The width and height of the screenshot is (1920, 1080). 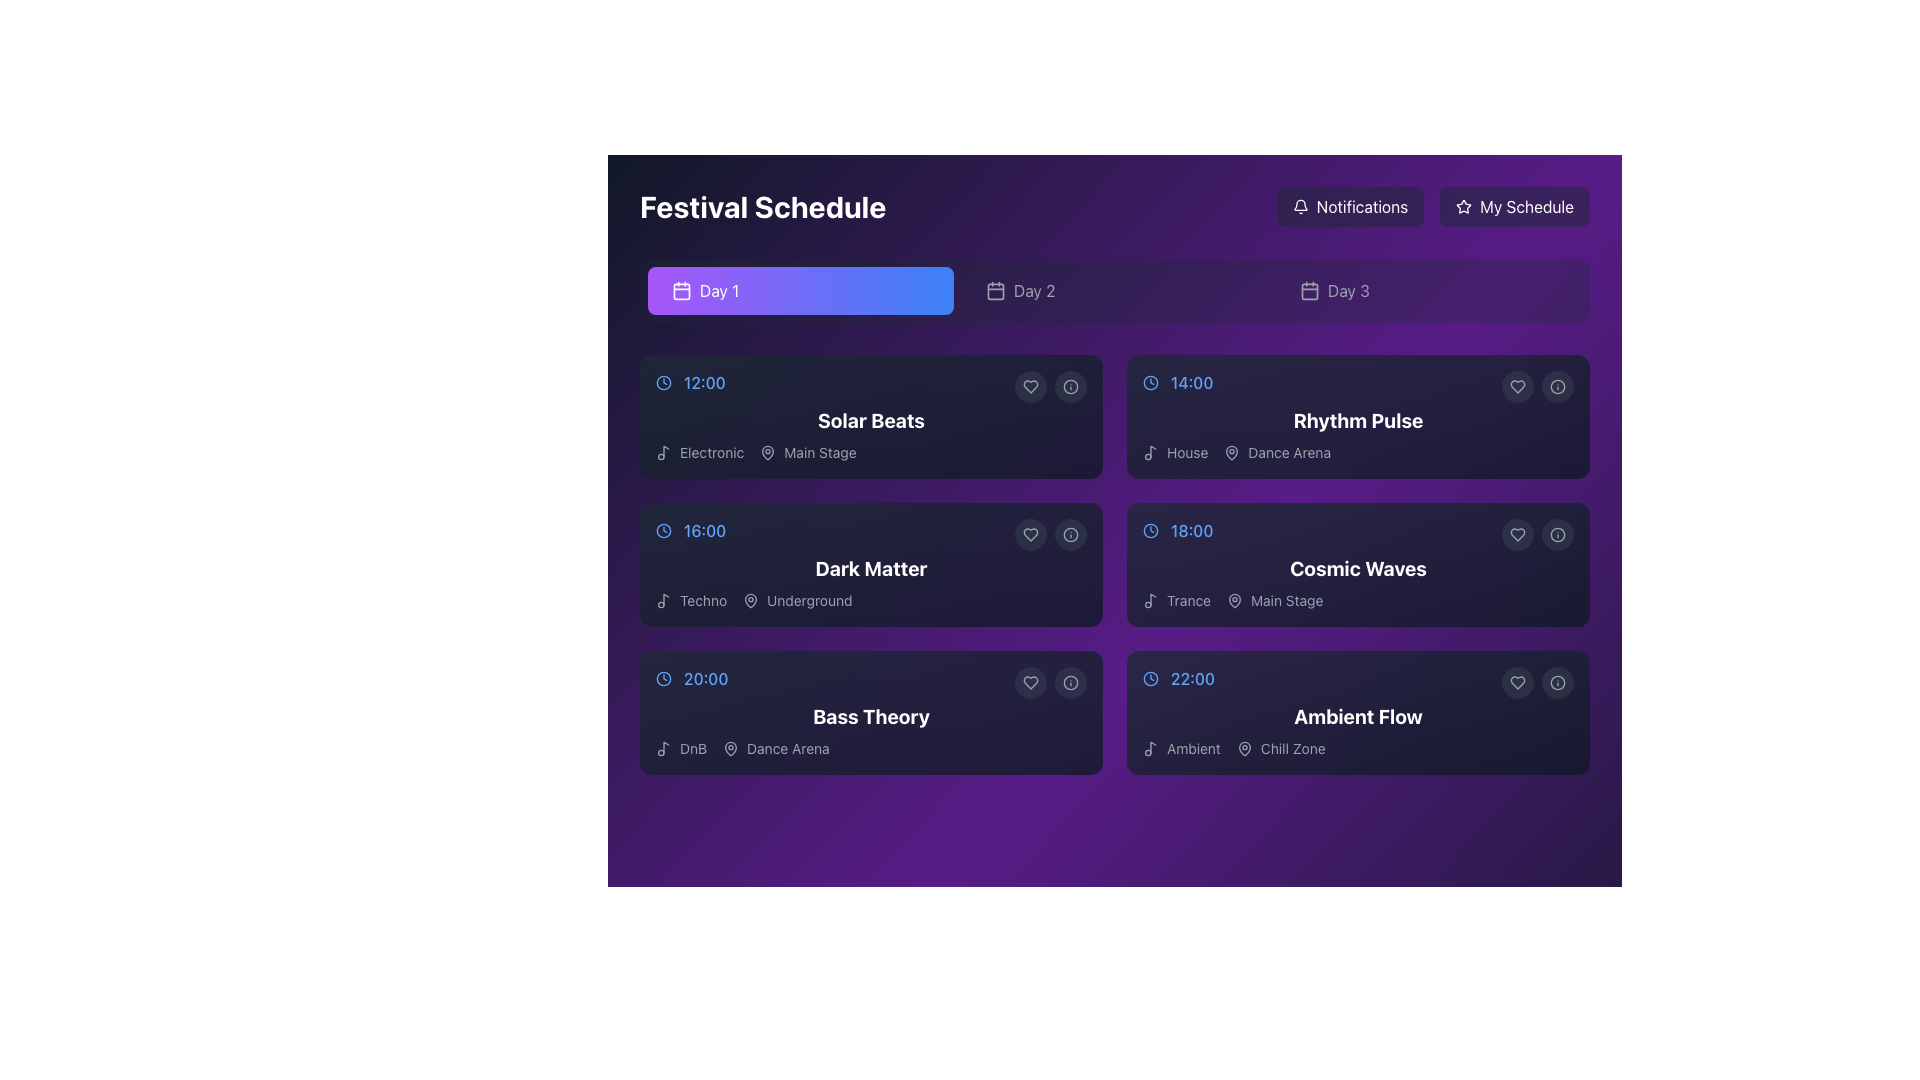 What do you see at coordinates (1517, 681) in the screenshot?
I see `the leftmost icon` at bounding box center [1517, 681].